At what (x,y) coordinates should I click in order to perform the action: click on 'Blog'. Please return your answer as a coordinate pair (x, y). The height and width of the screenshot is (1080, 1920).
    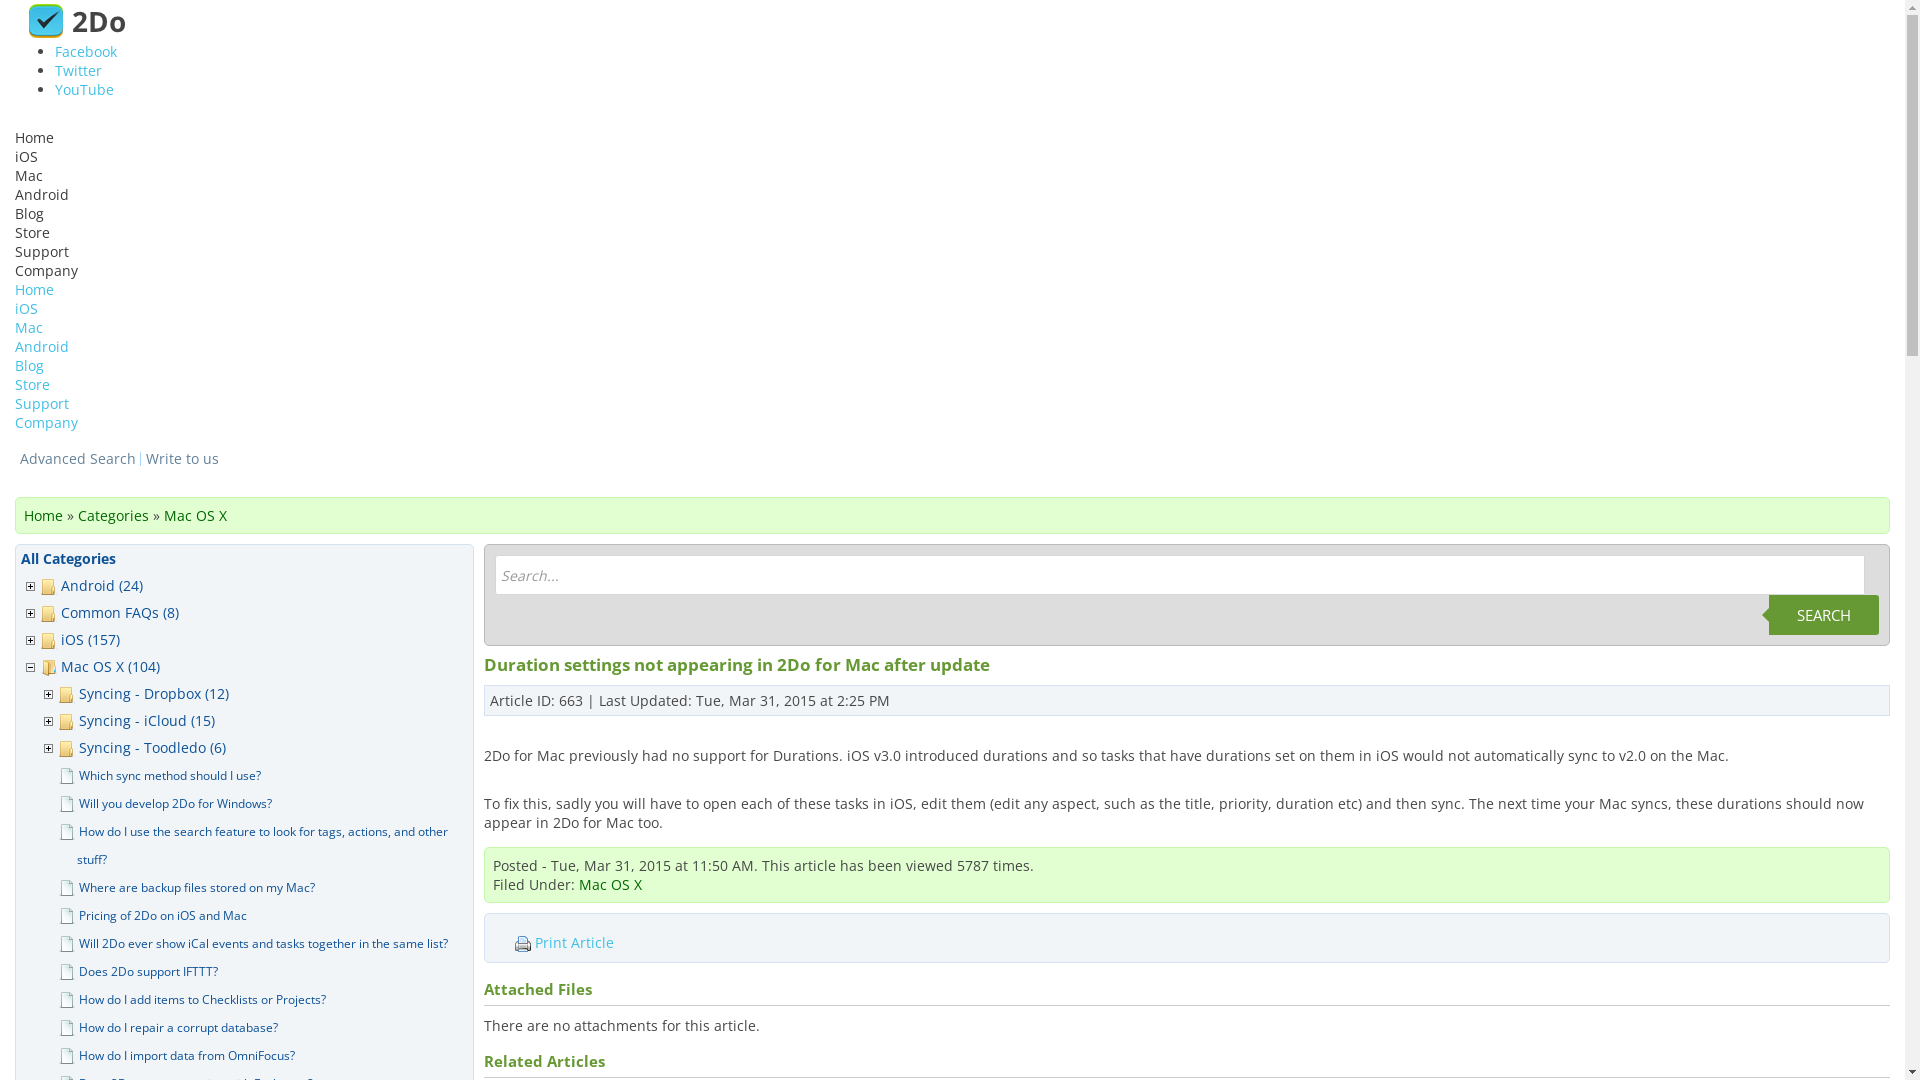
    Looking at the image, I should click on (29, 365).